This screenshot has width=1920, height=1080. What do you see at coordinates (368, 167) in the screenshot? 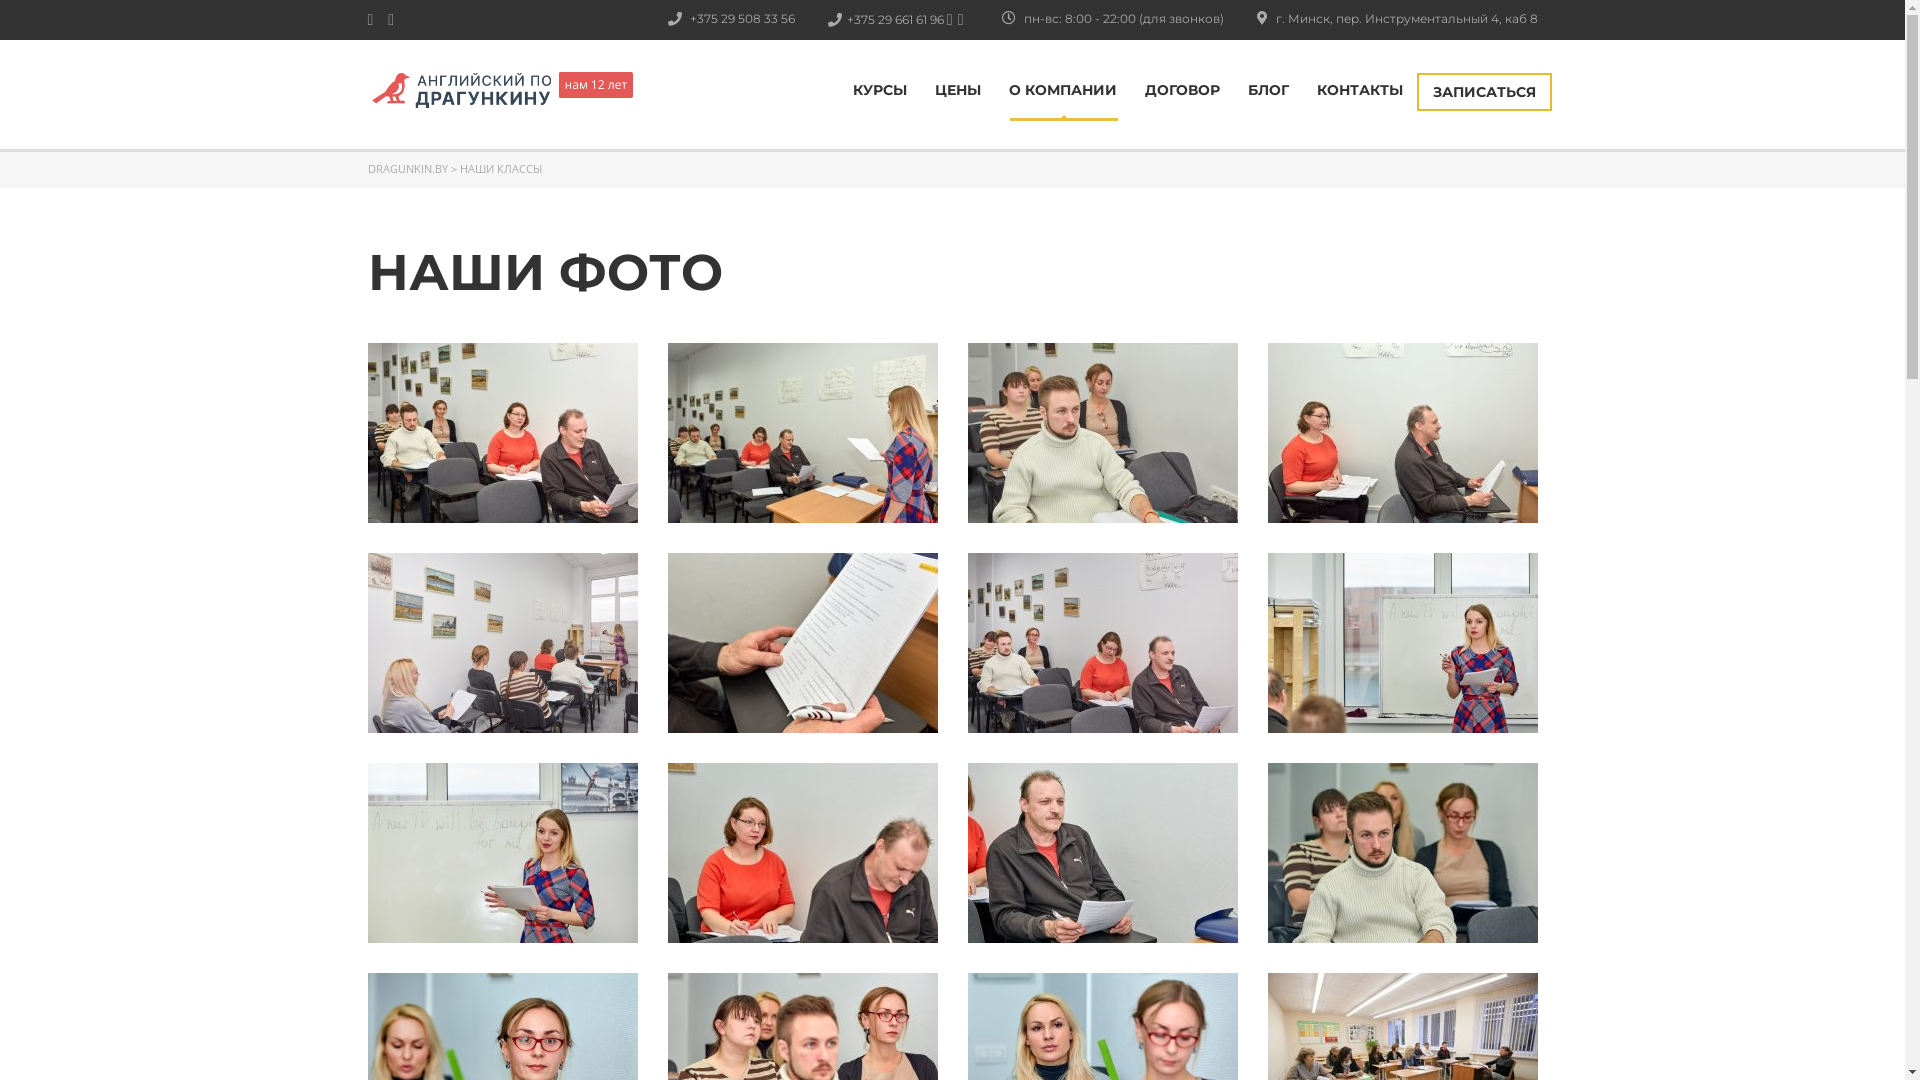
I see `'DRAGUNKIN.BY'` at bounding box center [368, 167].